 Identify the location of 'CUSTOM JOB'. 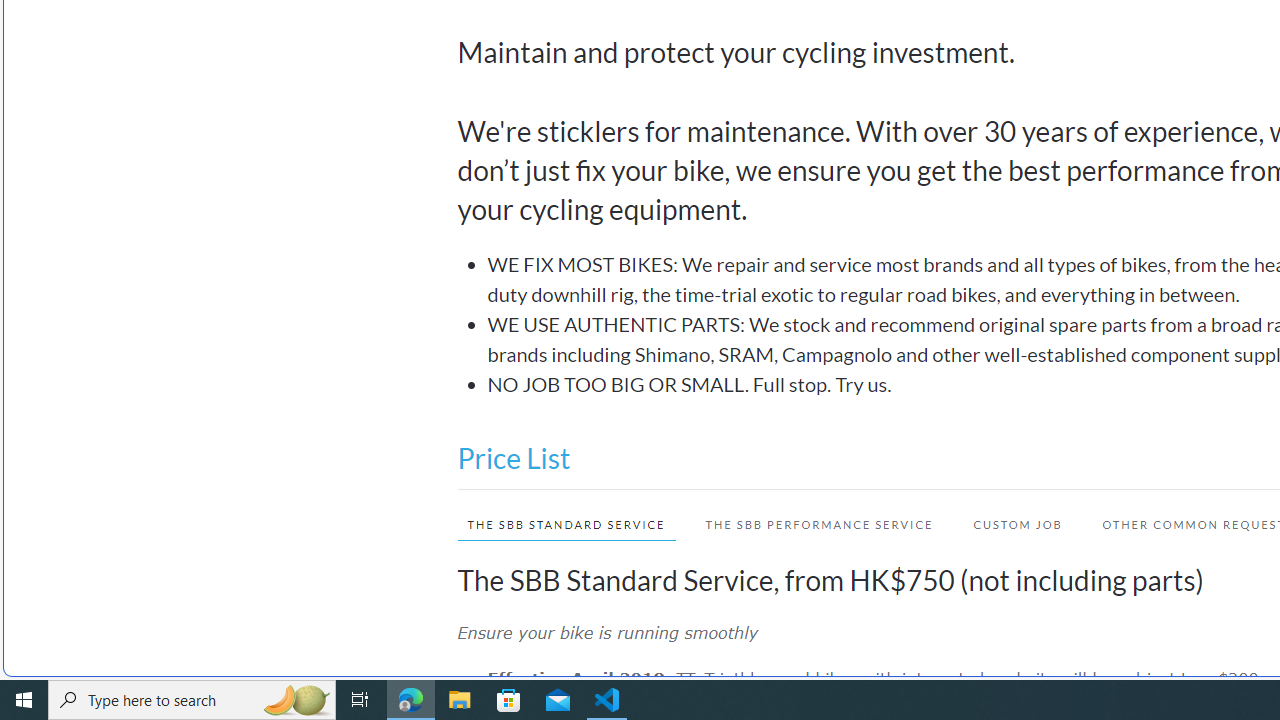
(1017, 523).